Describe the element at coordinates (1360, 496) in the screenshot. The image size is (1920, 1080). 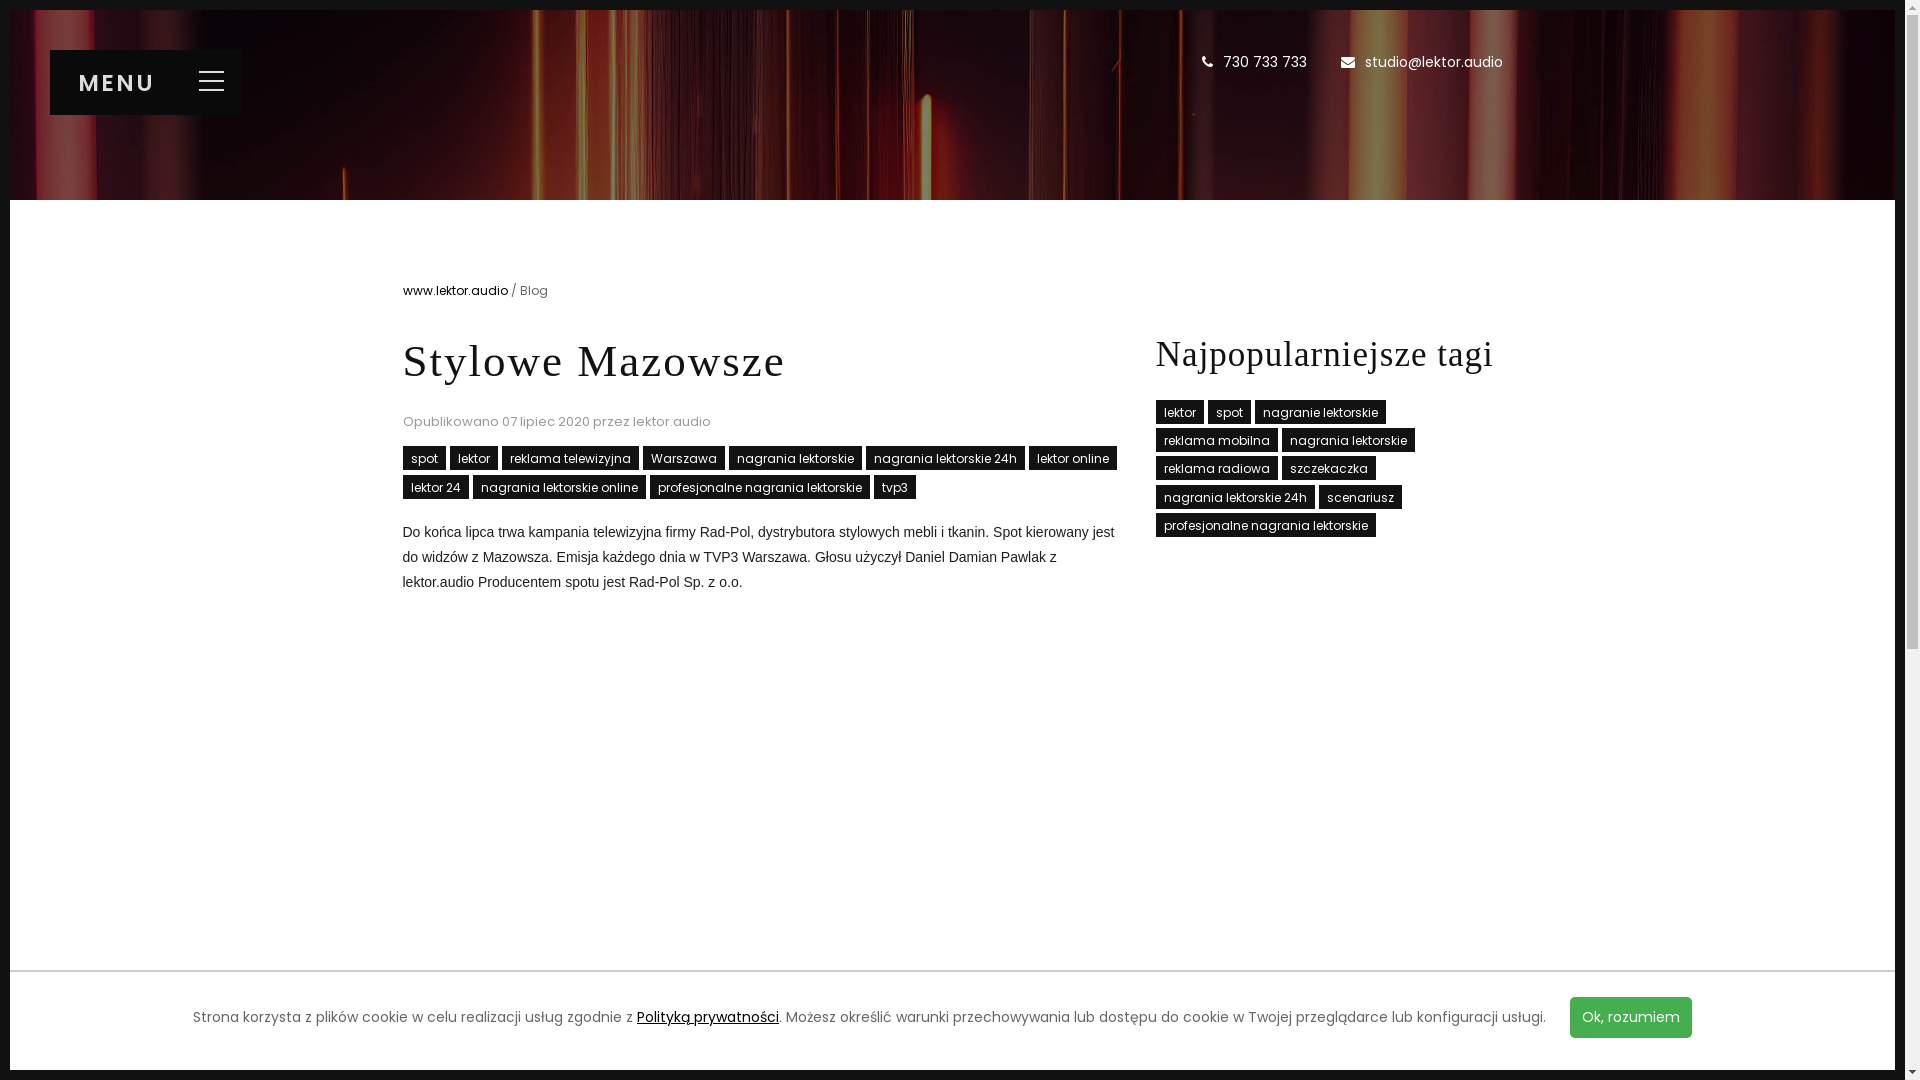
I see `'scenariusz'` at that location.